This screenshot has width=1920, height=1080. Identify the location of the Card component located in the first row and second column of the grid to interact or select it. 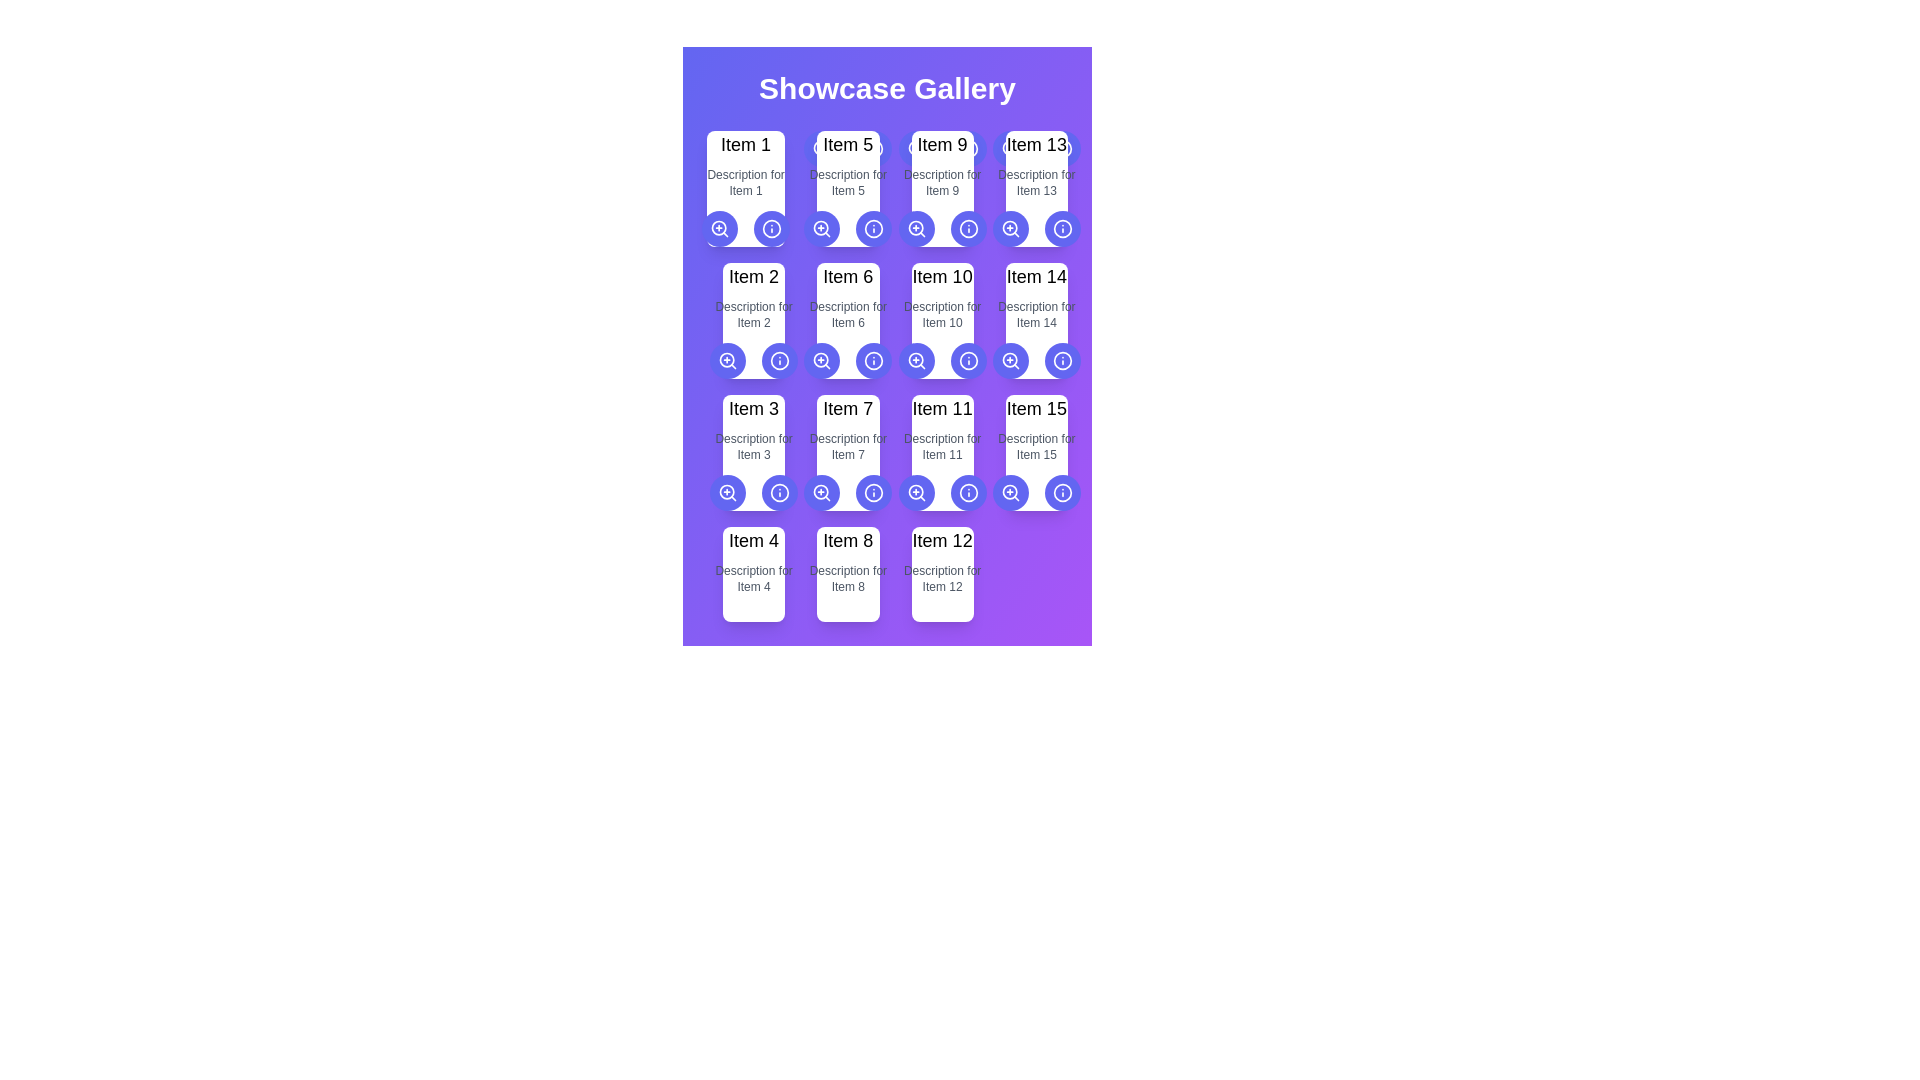
(848, 189).